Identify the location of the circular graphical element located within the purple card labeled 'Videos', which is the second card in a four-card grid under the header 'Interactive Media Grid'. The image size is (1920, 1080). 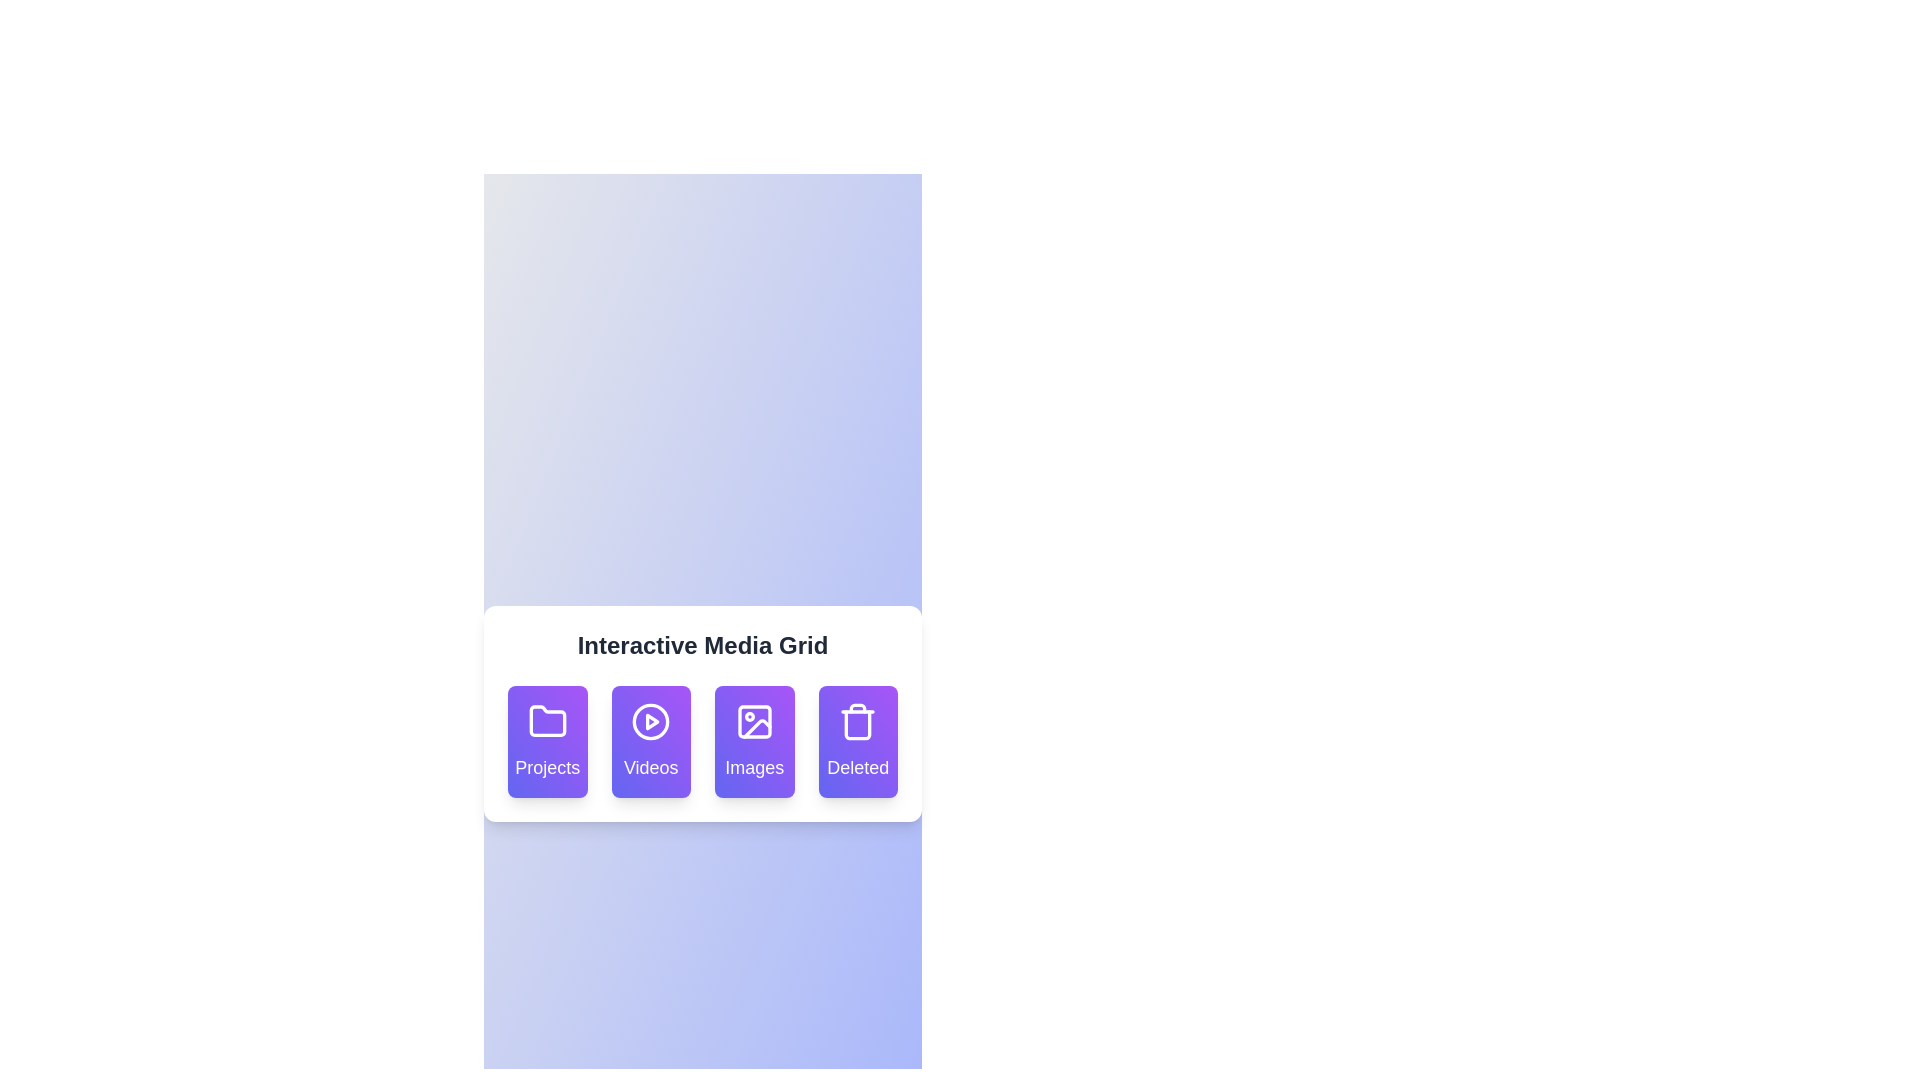
(651, 721).